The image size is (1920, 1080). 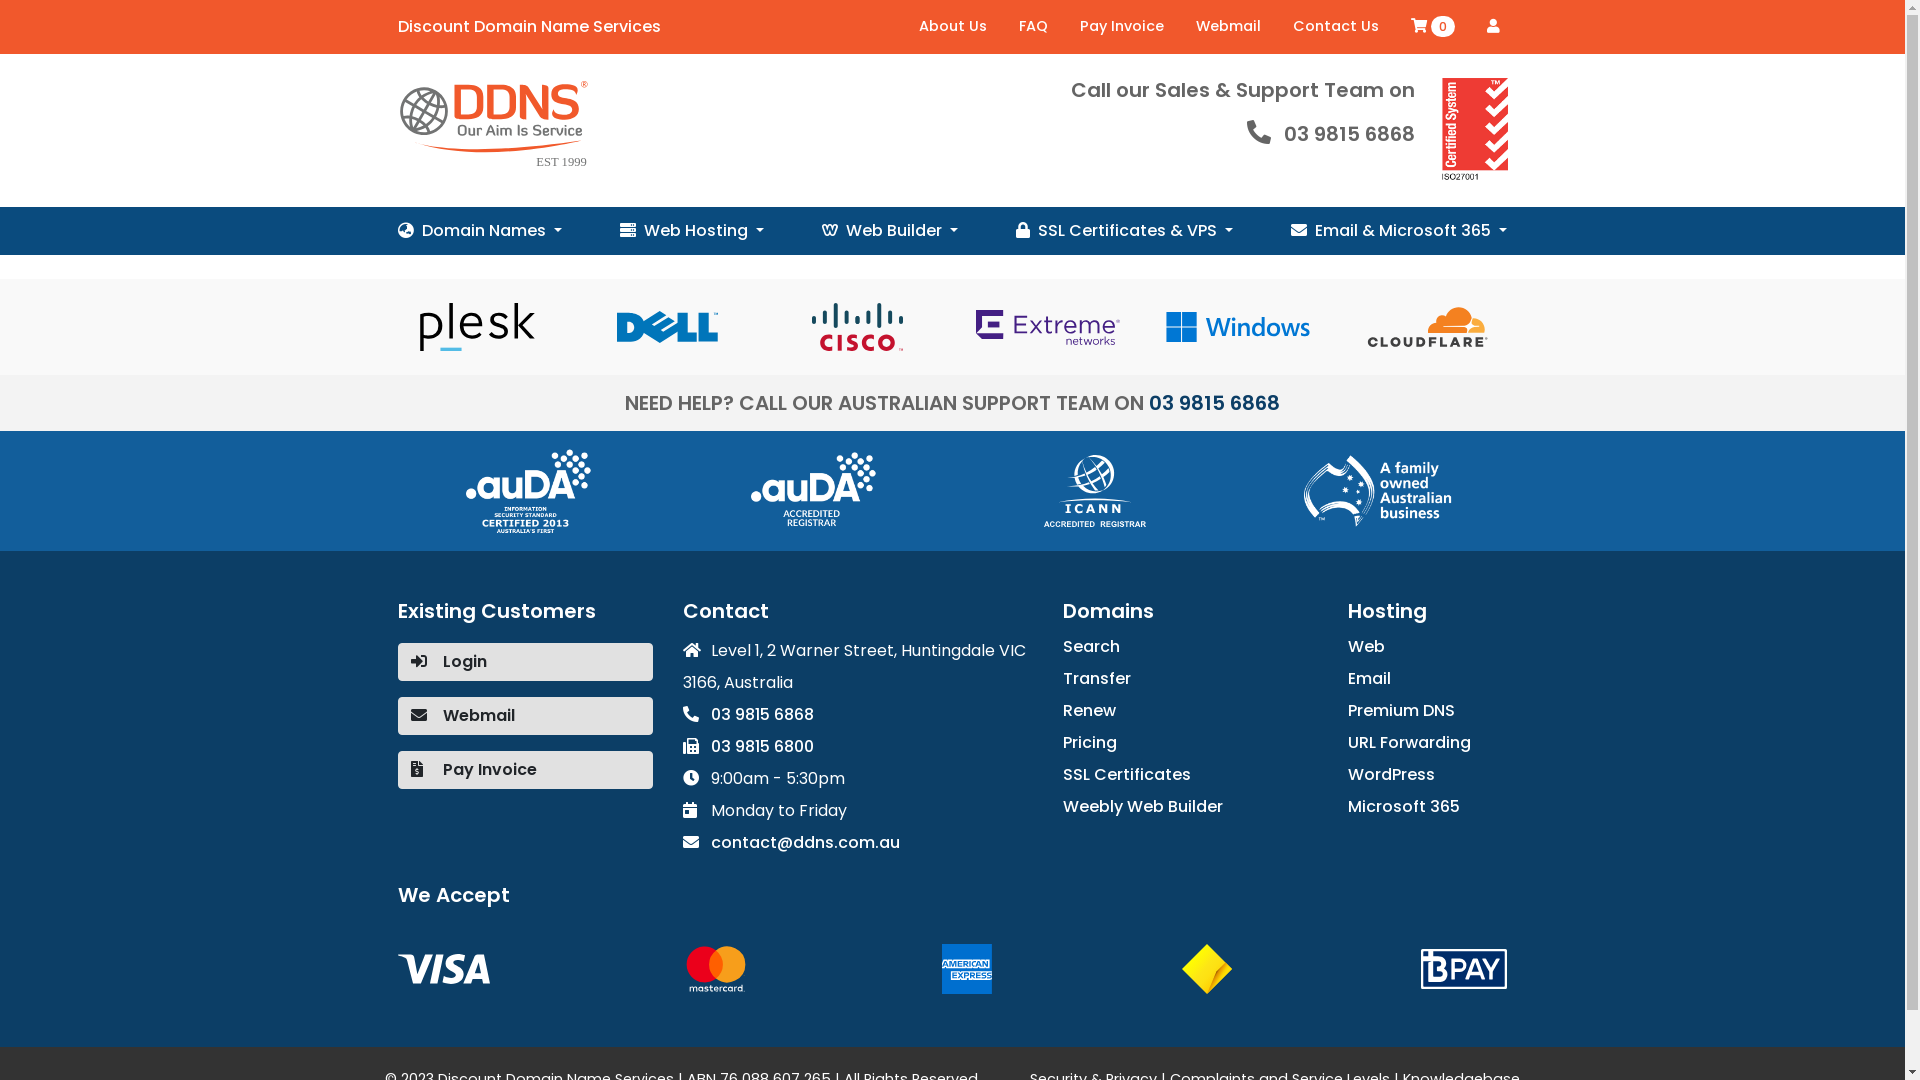 I want to click on 'Webmail', so click(x=1188, y=27).